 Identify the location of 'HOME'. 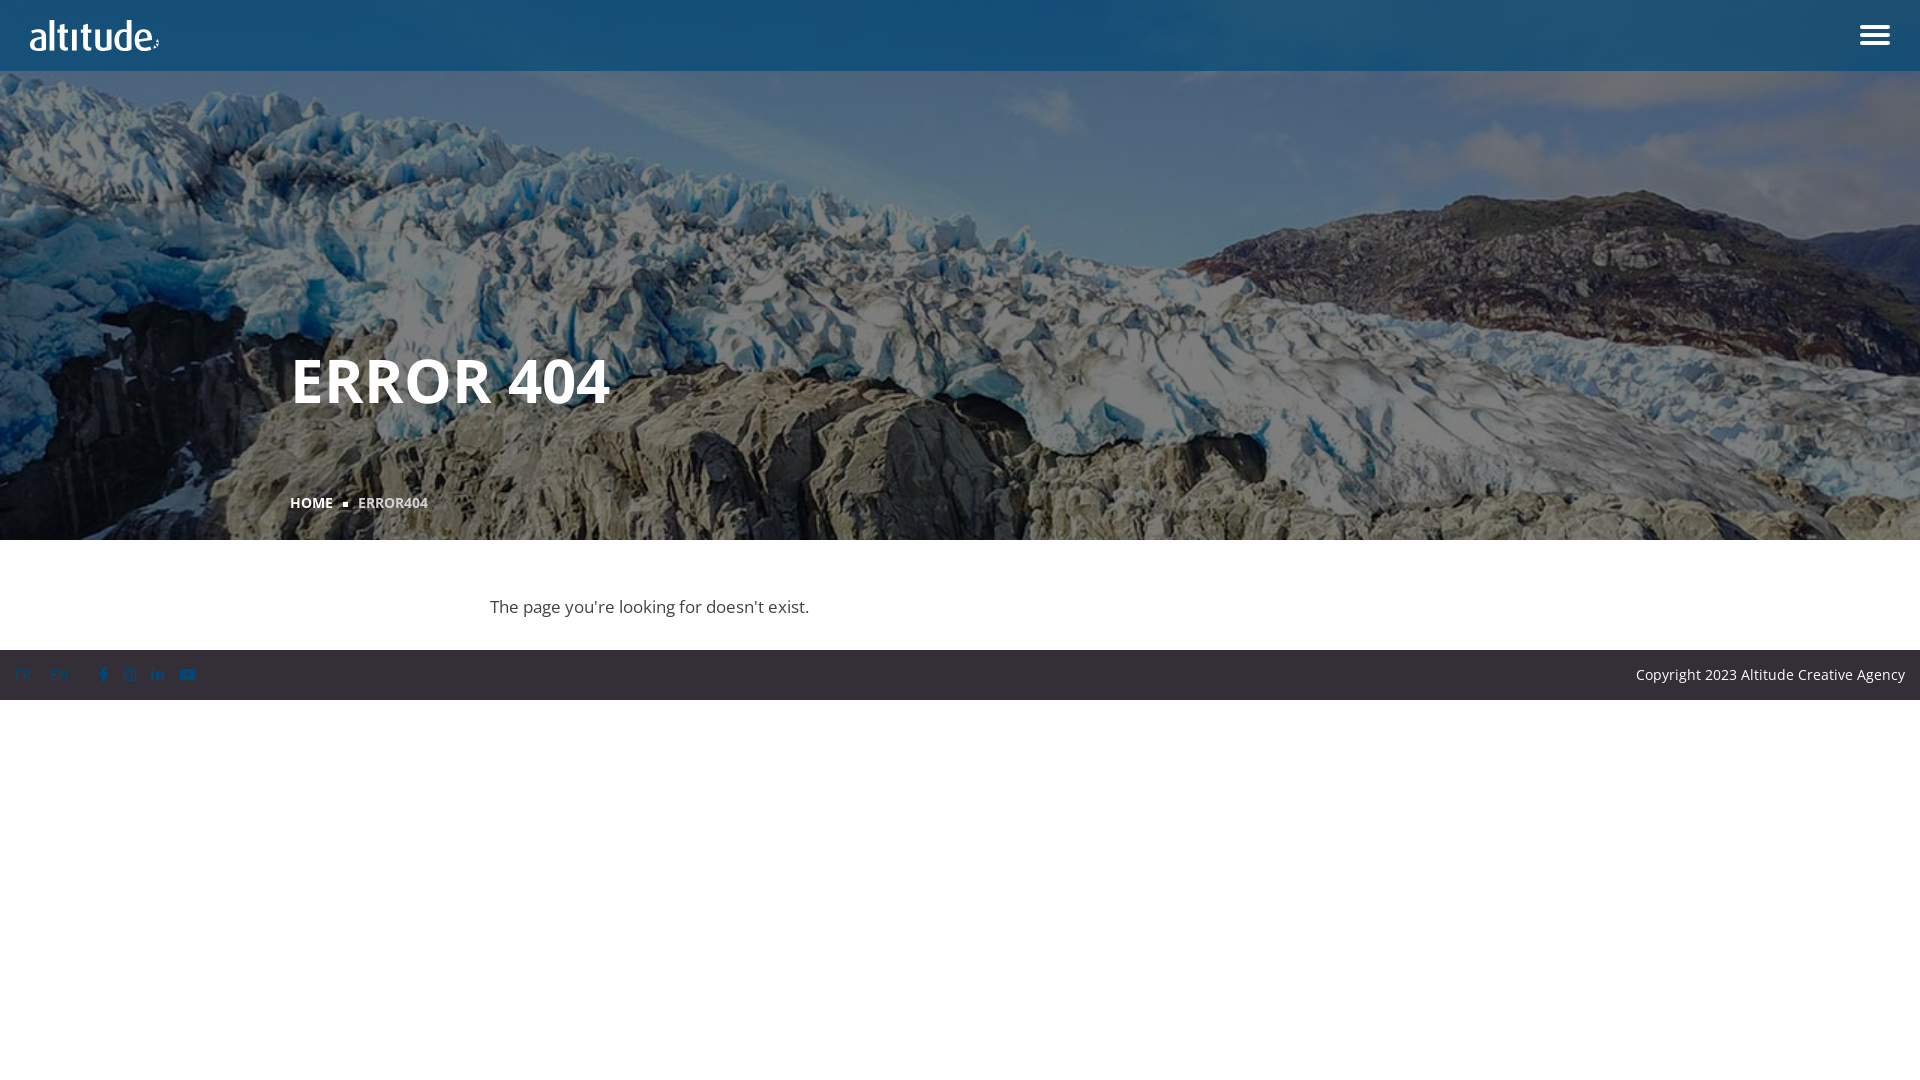
(310, 501).